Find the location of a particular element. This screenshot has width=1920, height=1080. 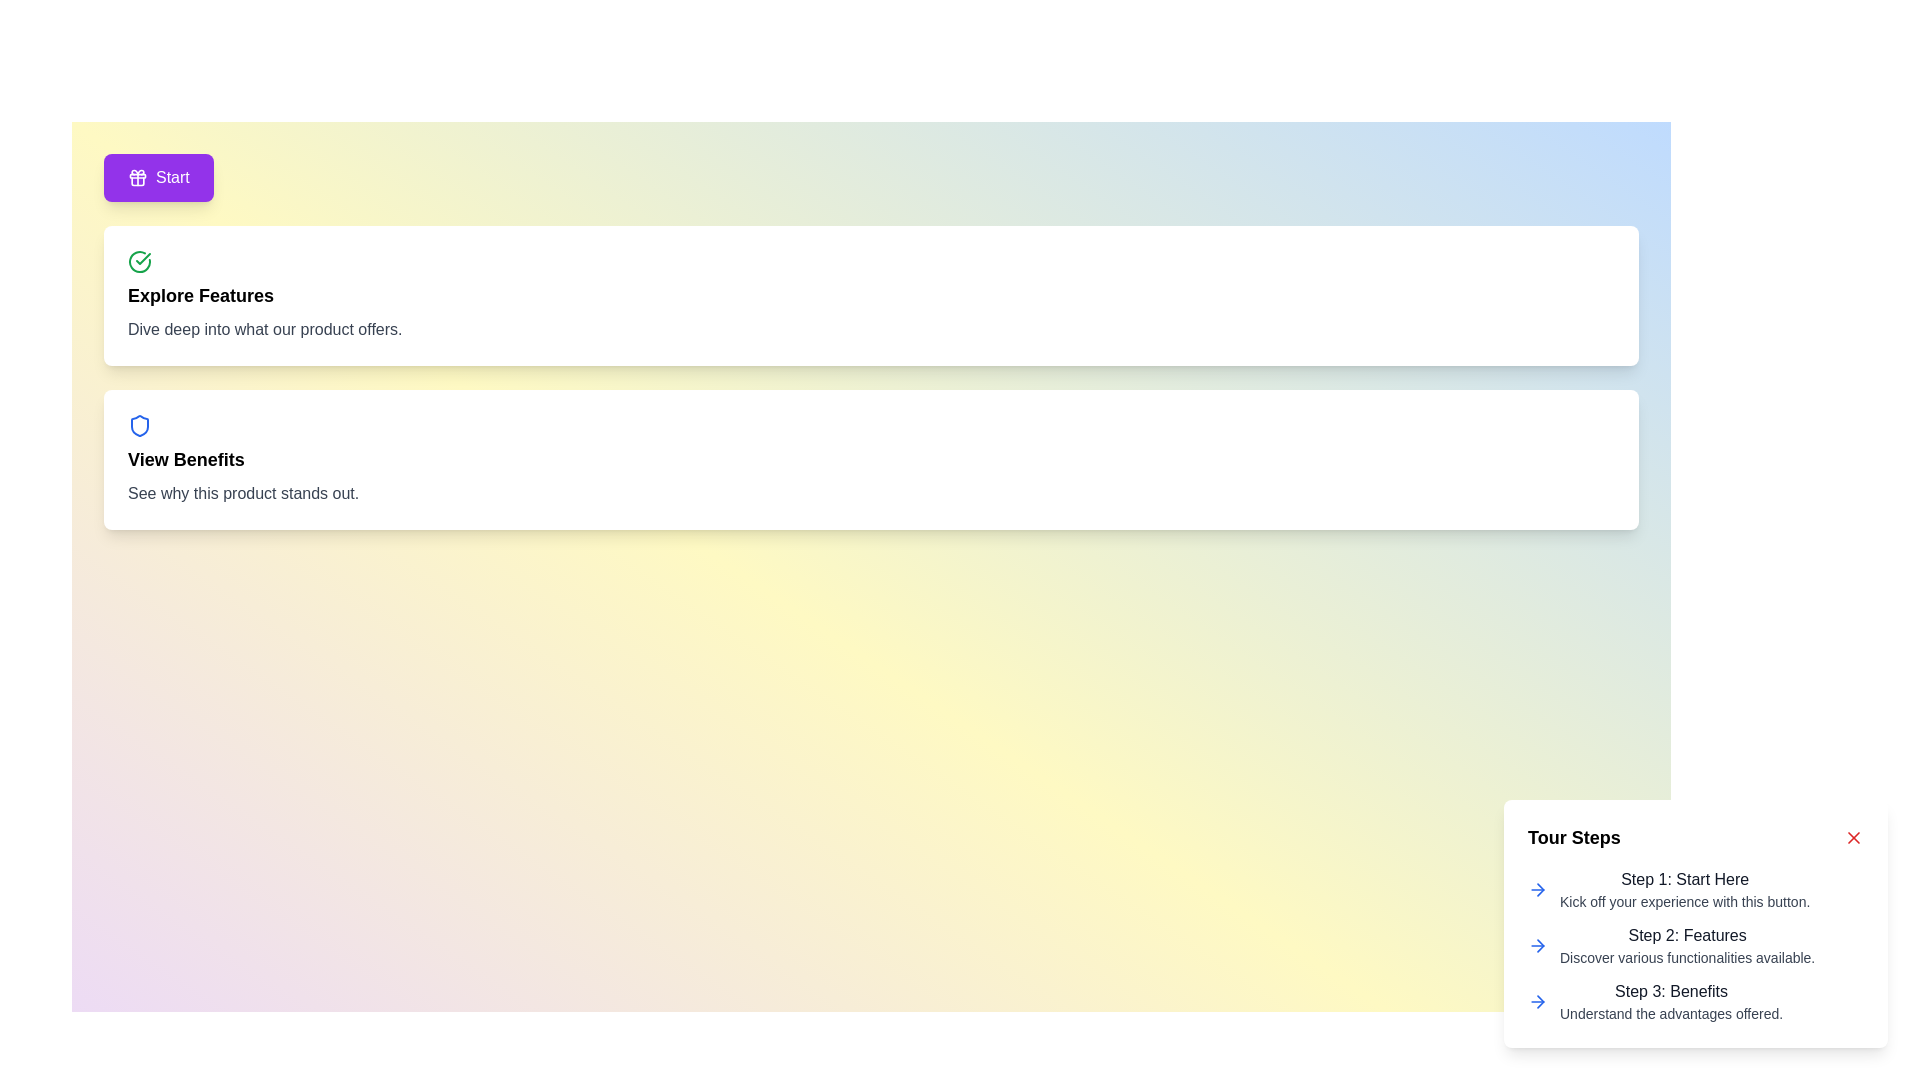

text content of the 'Step 1: Start Here' label, which is styled with medium font weight and dark gray color, located at the top of the 'Tour Steps' section is located at coordinates (1684, 878).